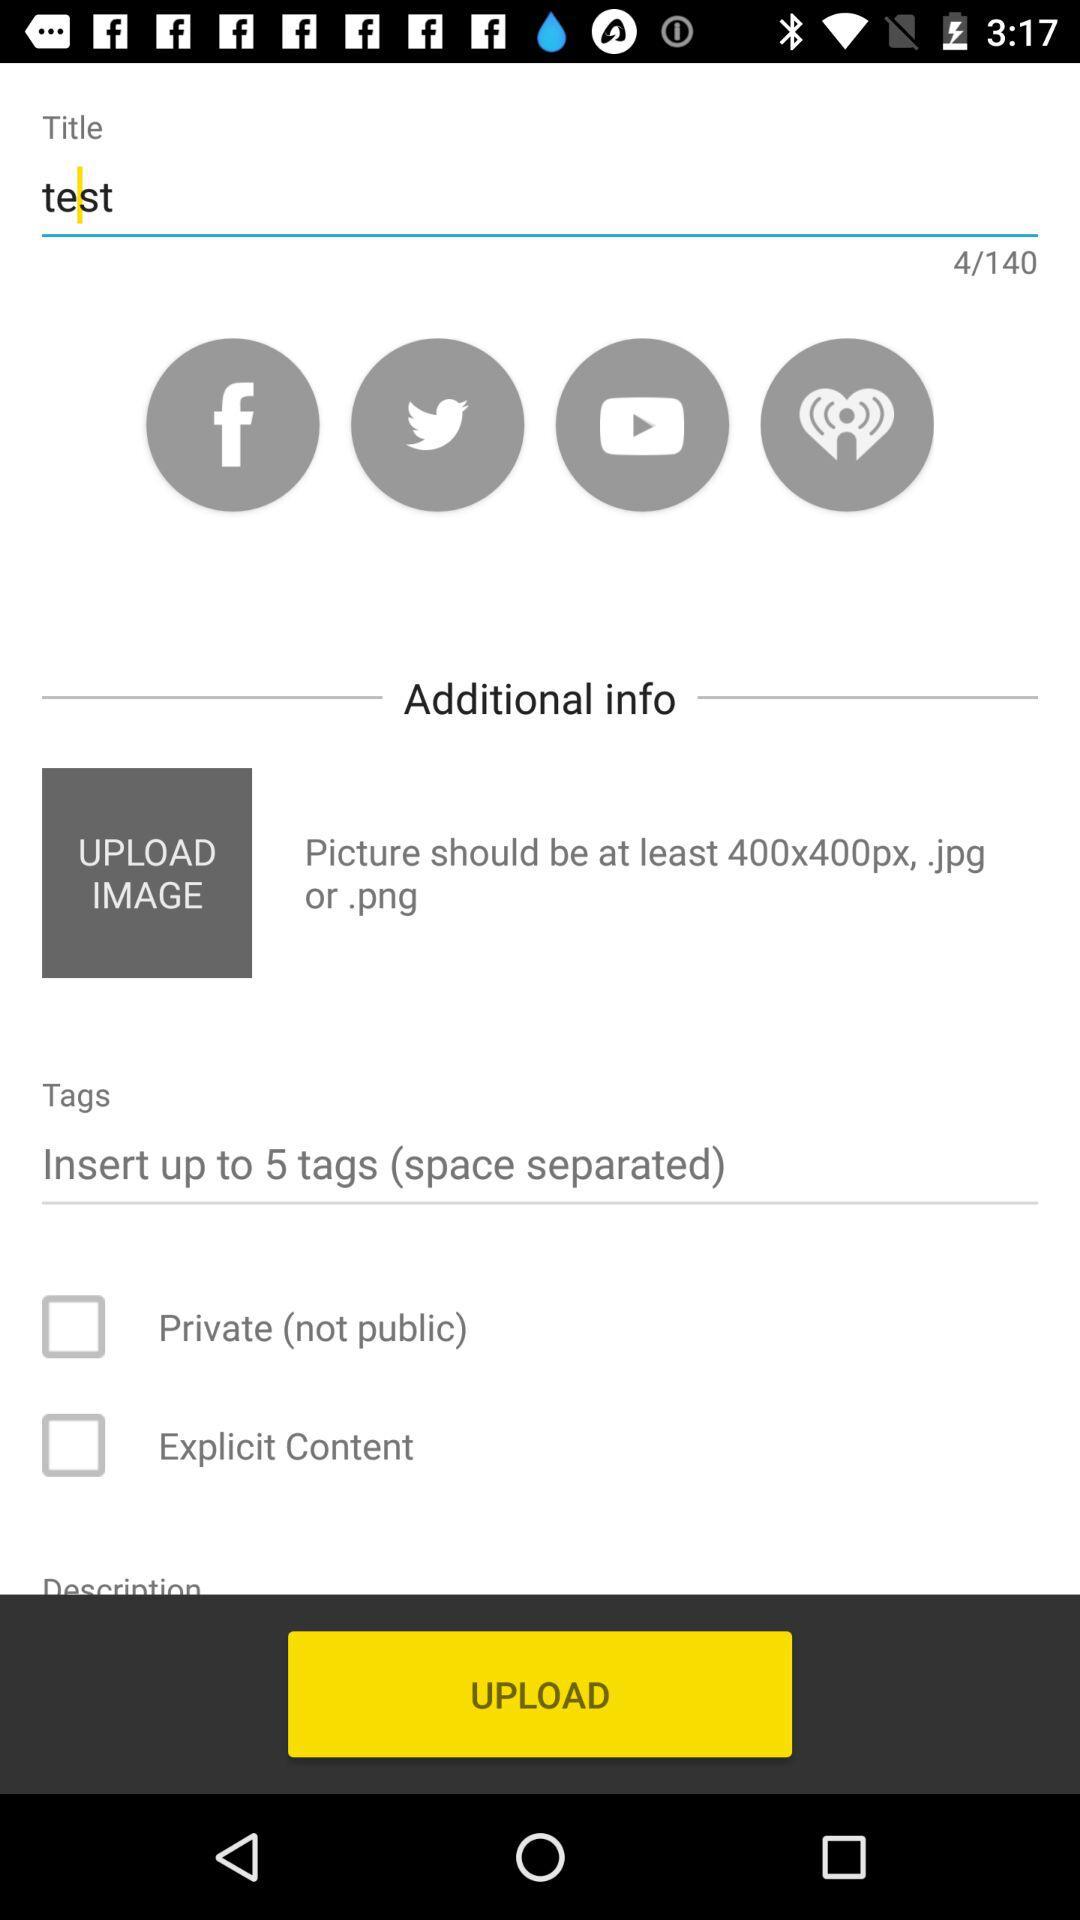 The image size is (1080, 1920). I want to click on the icon to the left of picture should be item, so click(145, 873).